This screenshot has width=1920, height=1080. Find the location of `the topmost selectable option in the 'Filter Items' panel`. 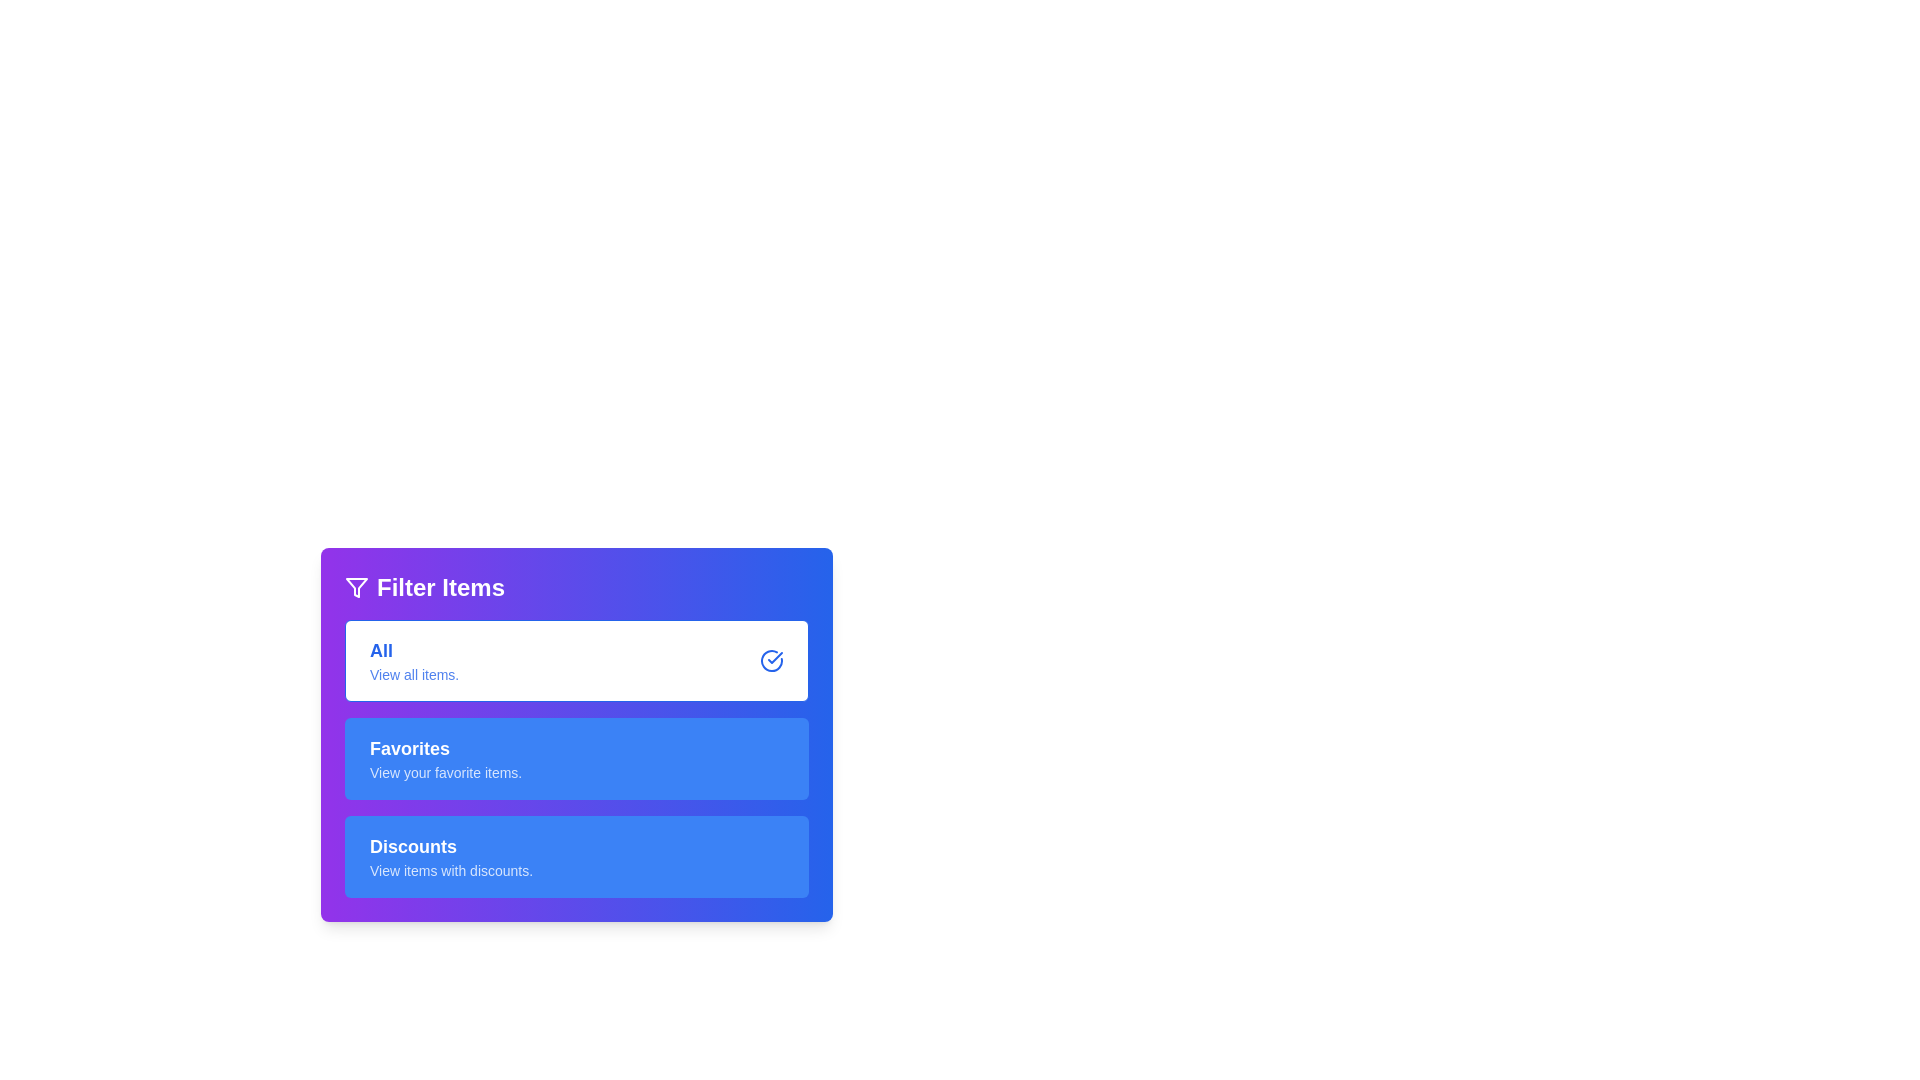

the topmost selectable option in the 'Filter Items' panel is located at coordinates (575, 660).